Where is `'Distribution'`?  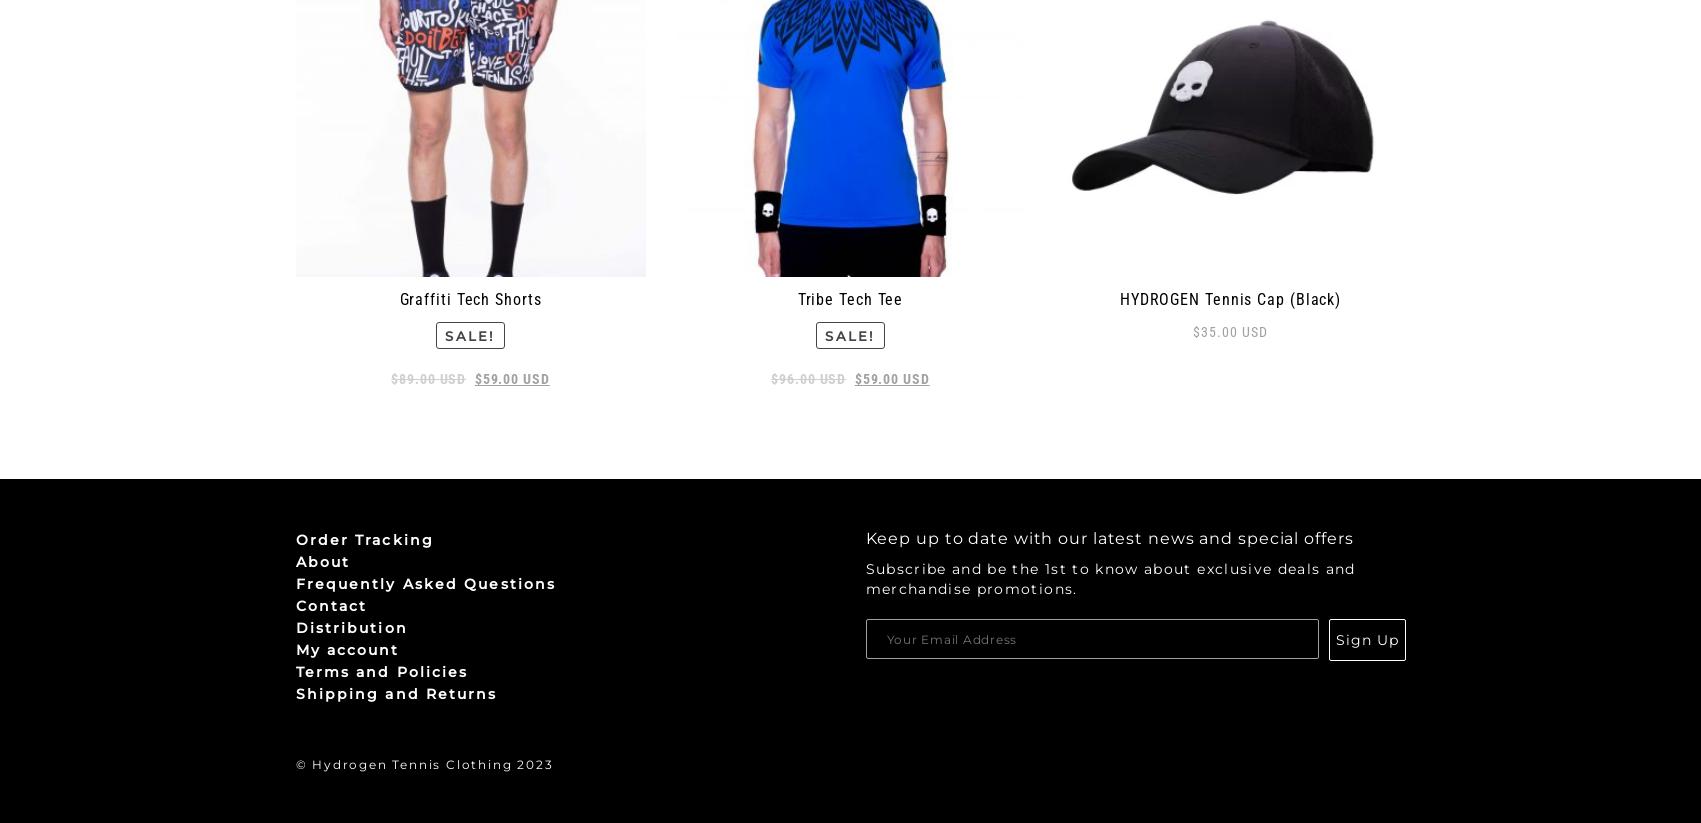
'Distribution' is located at coordinates (350, 627).